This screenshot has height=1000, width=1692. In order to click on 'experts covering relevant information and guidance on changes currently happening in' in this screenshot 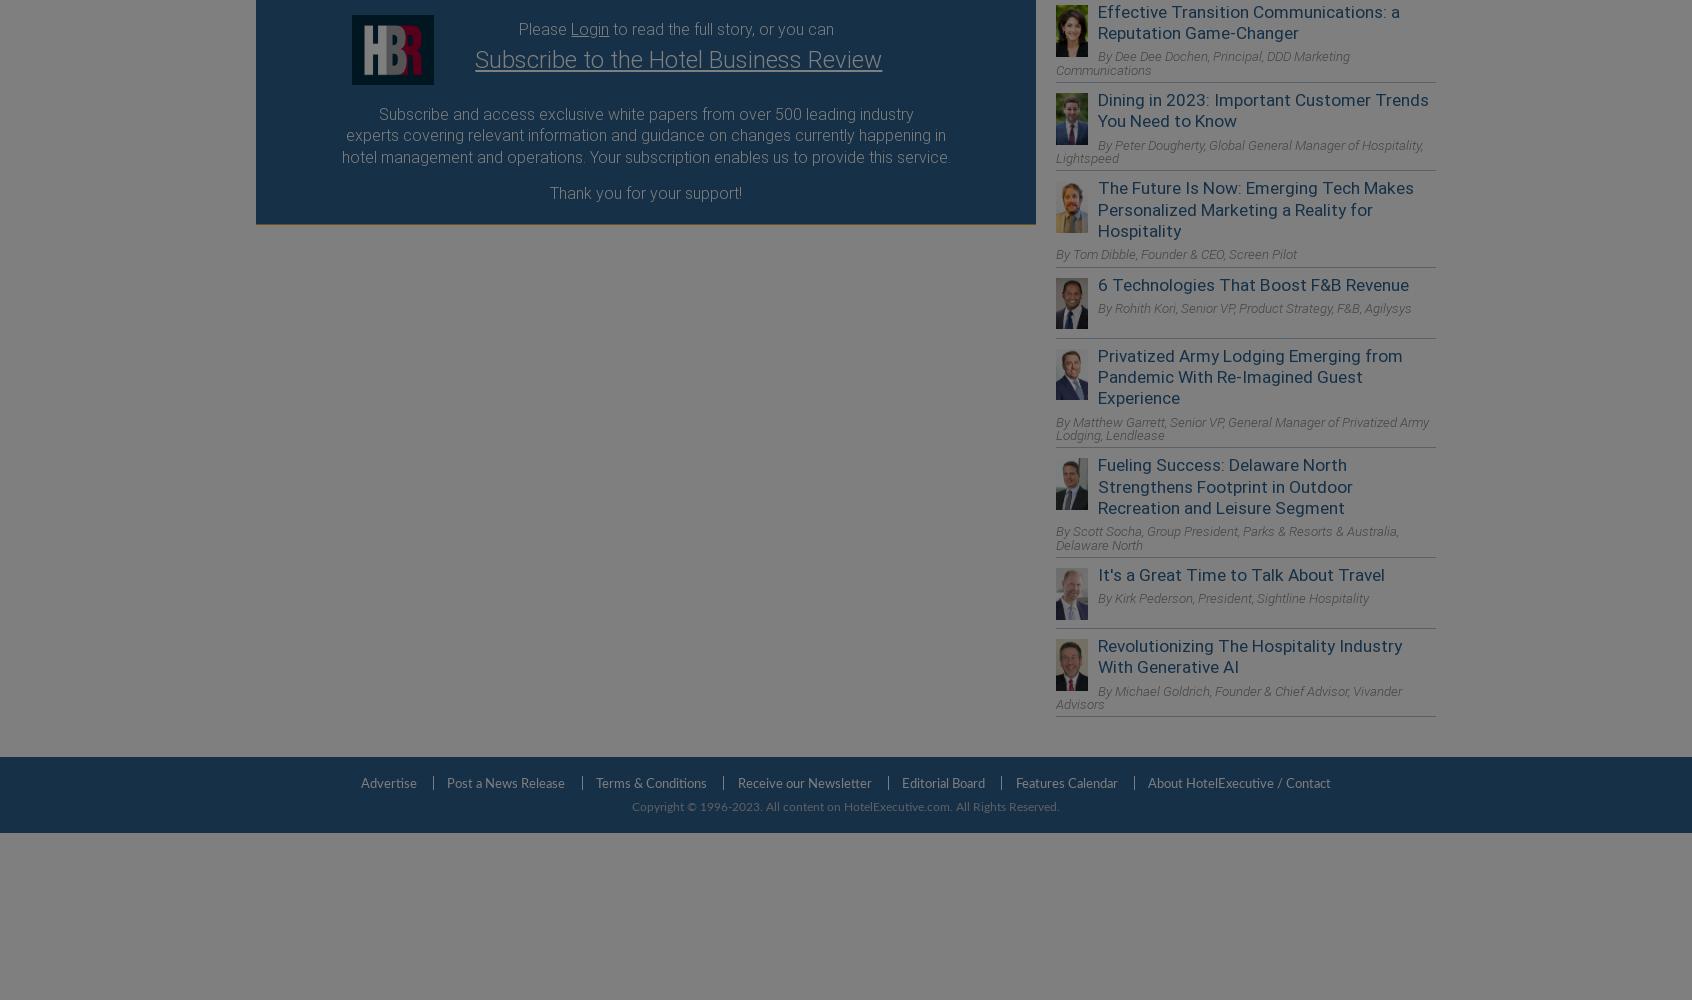, I will do `click(646, 135)`.